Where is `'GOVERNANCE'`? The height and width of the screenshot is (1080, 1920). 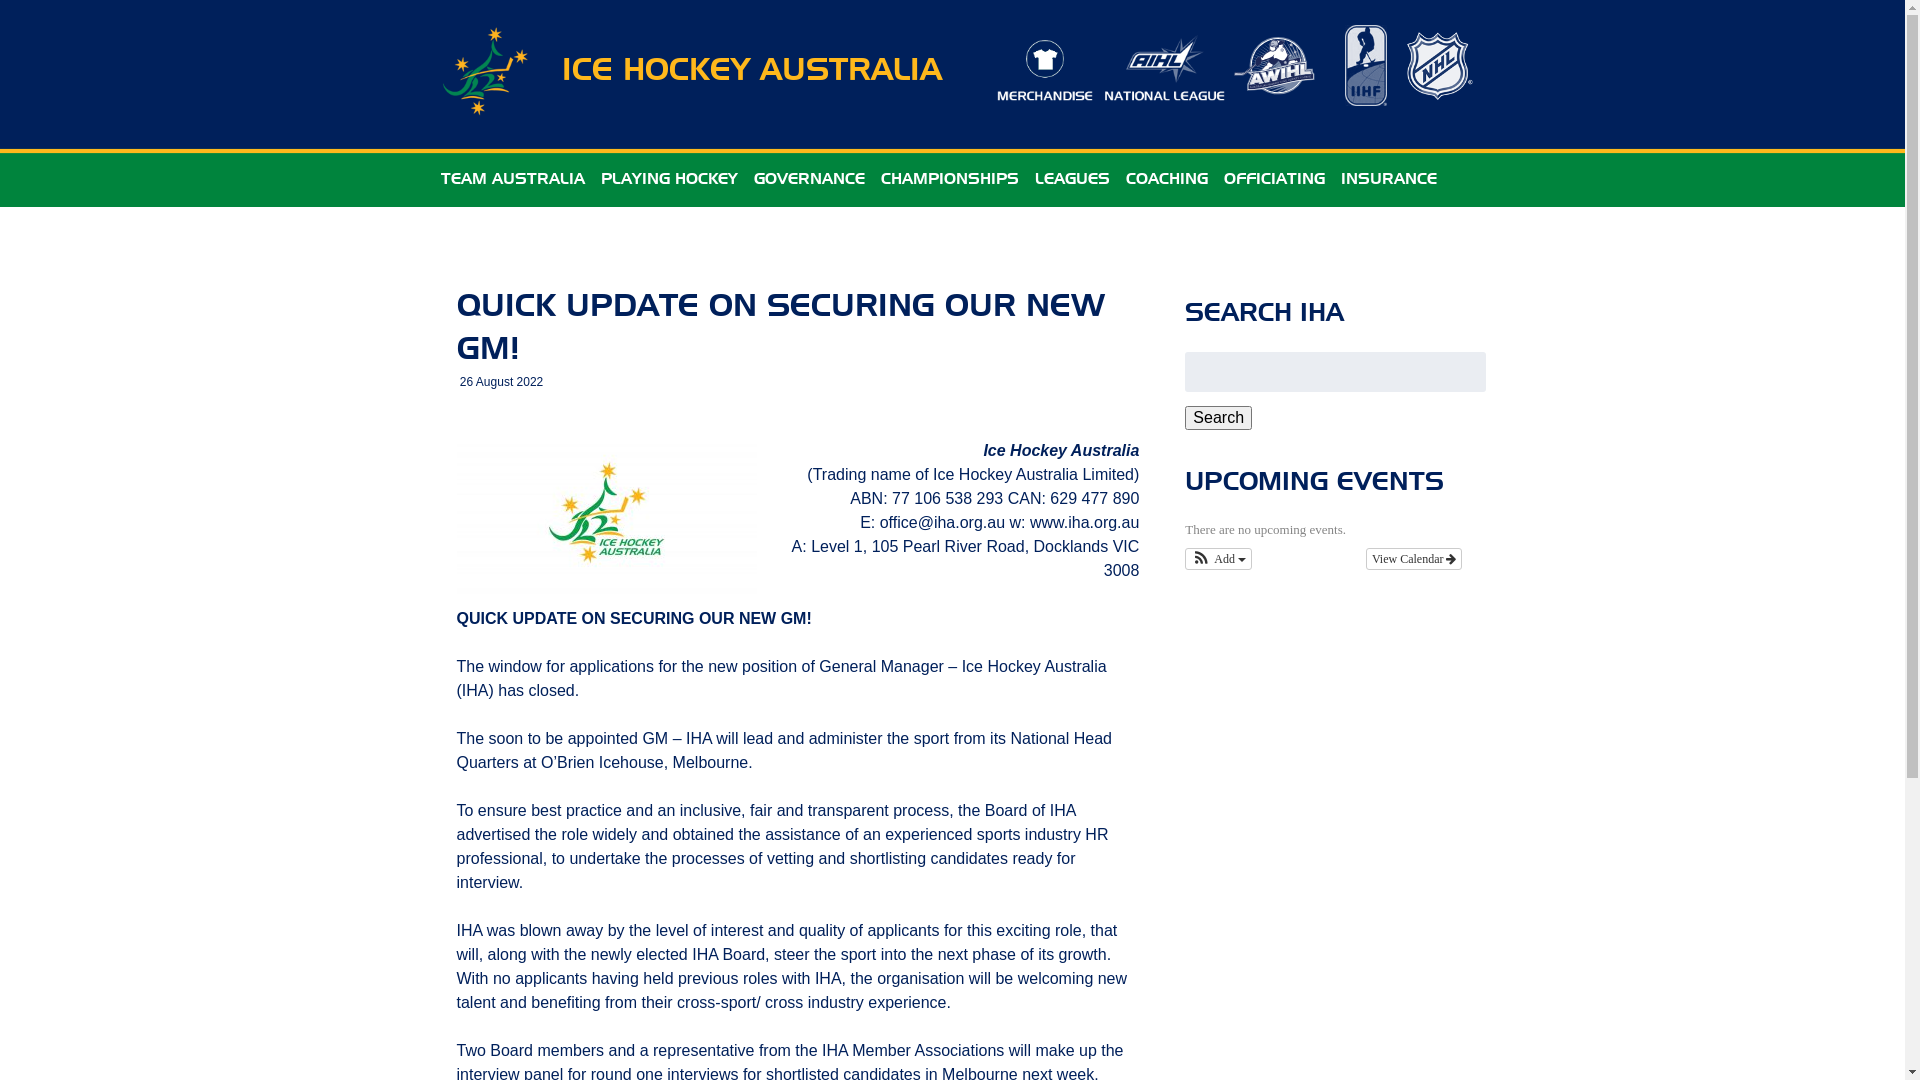
'GOVERNANCE' is located at coordinates (744, 180).